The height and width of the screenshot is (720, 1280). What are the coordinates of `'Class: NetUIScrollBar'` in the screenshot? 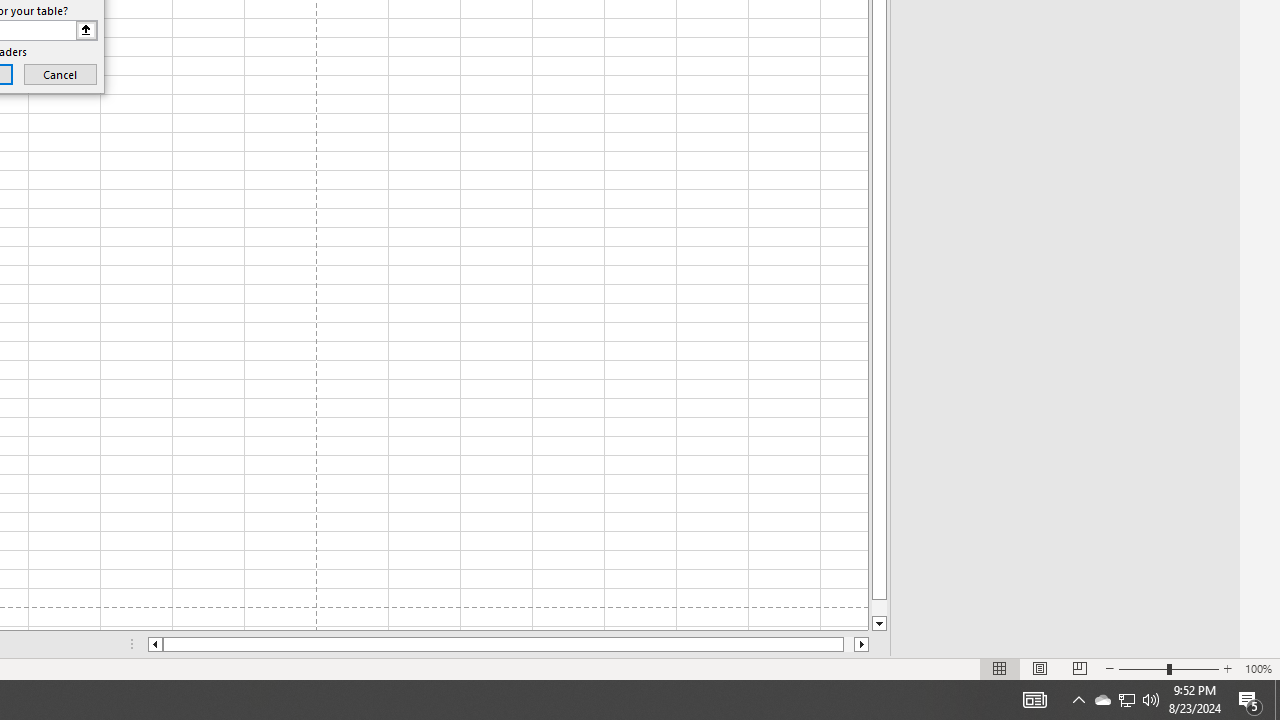 It's located at (508, 644).